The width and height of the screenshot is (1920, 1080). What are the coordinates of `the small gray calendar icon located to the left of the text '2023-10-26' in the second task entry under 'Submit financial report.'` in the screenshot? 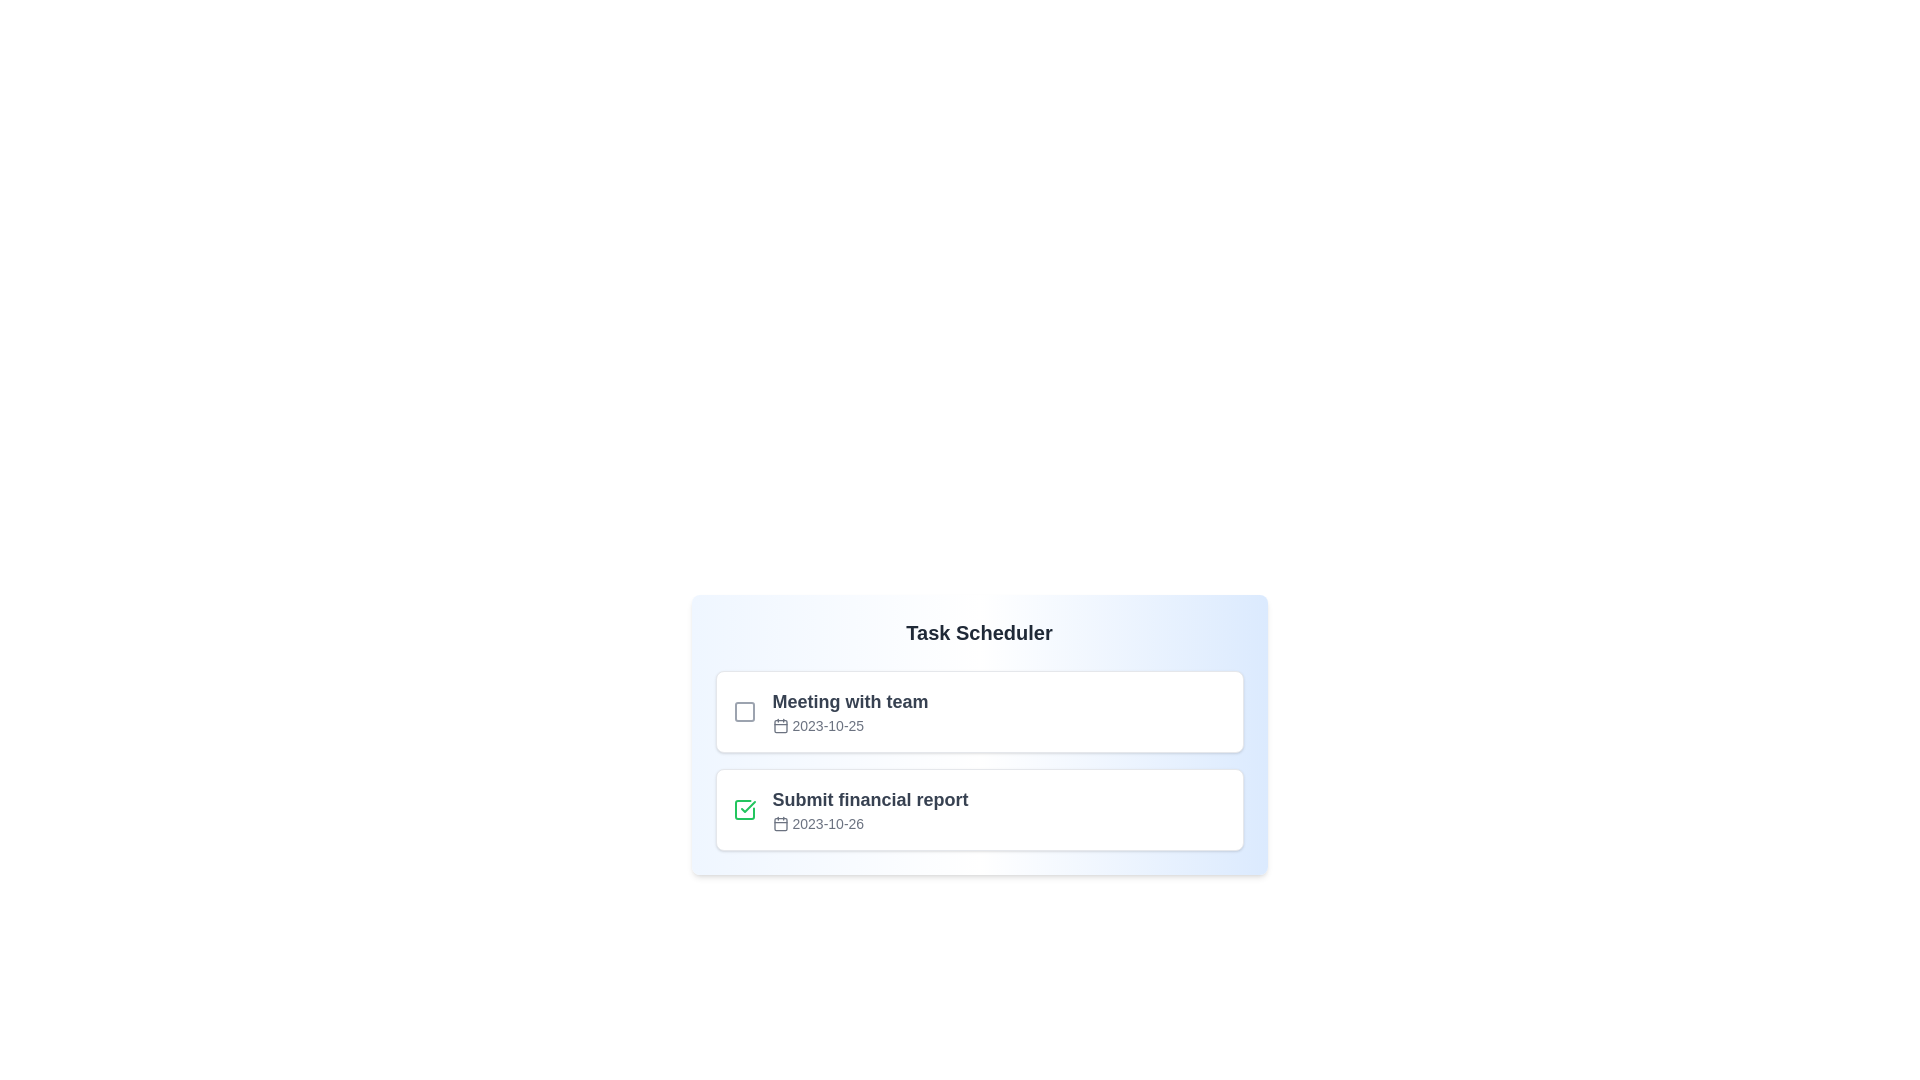 It's located at (779, 824).